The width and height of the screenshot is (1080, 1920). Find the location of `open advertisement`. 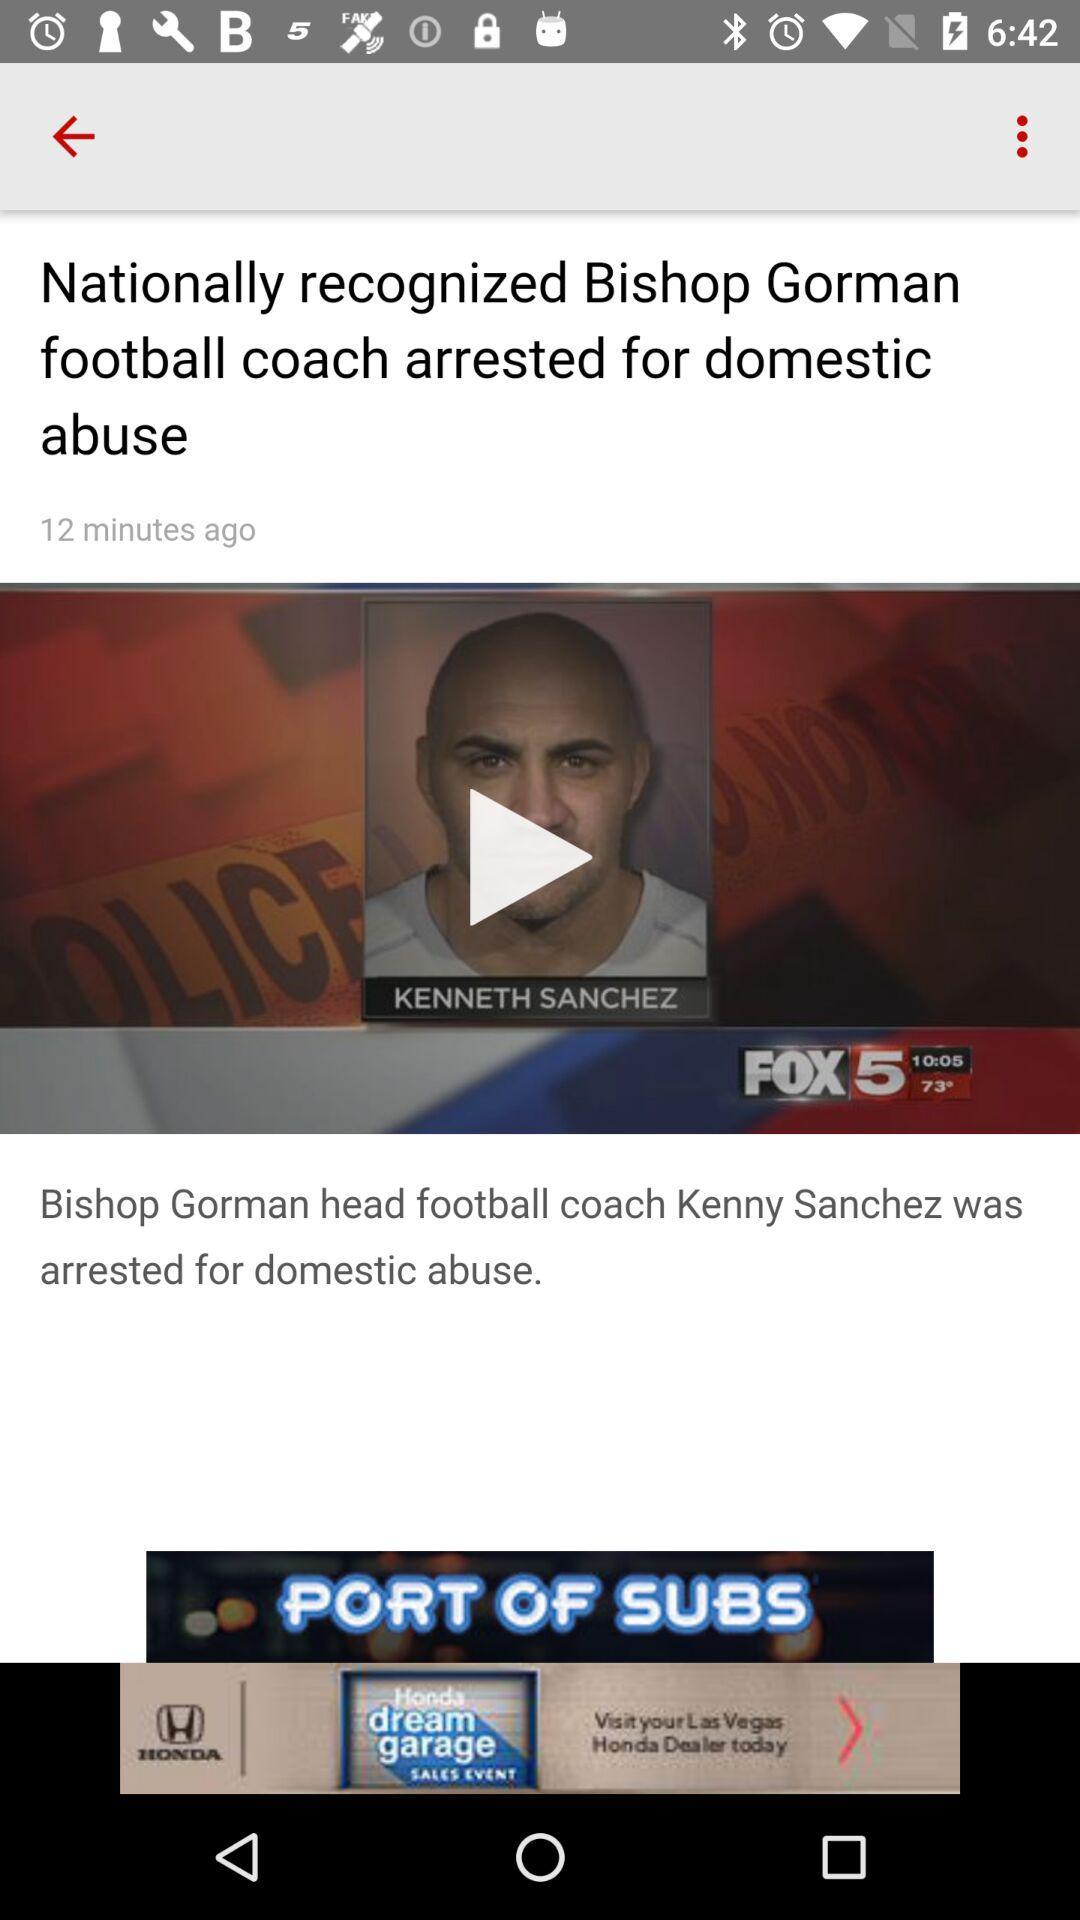

open advertisement is located at coordinates (540, 1672).